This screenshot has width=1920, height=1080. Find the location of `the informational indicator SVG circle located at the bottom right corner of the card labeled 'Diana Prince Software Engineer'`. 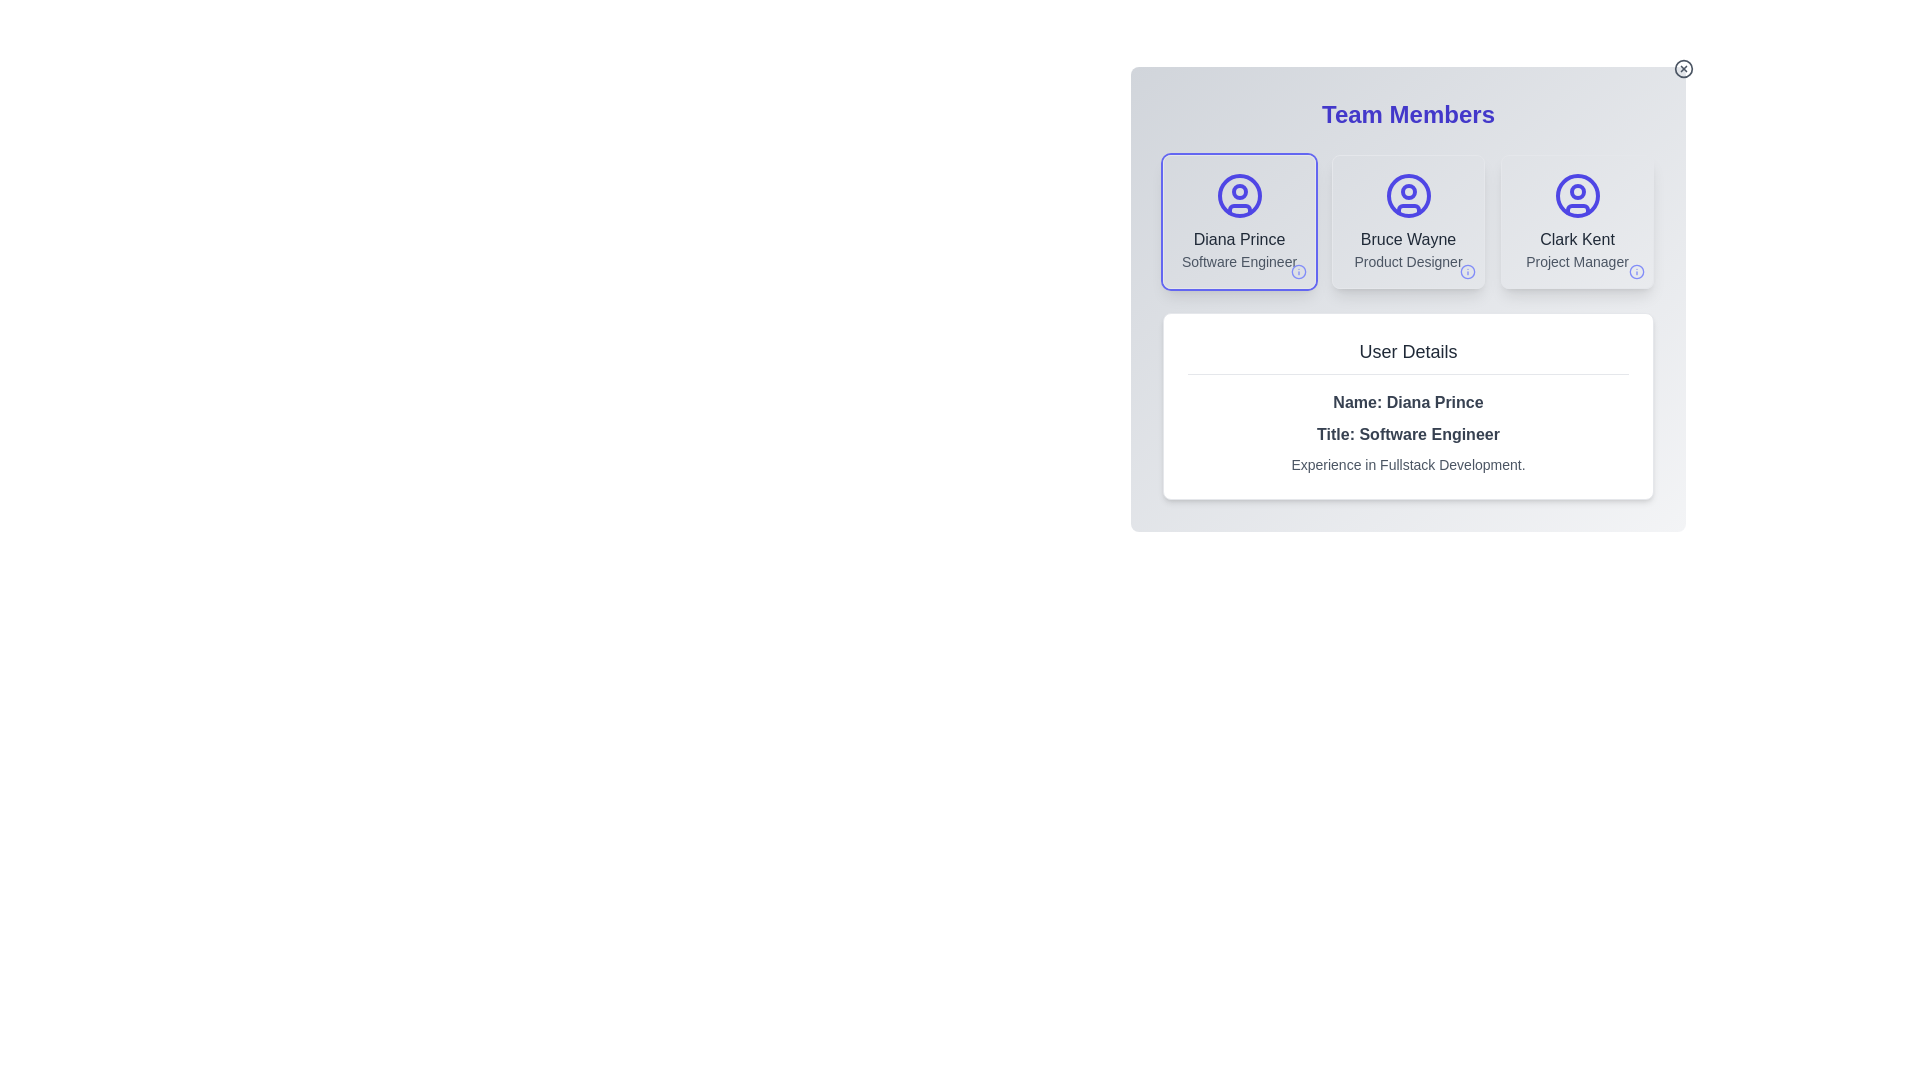

the informational indicator SVG circle located at the bottom right corner of the card labeled 'Diana Prince Software Engineer' is located at coordinates (1299, 272).